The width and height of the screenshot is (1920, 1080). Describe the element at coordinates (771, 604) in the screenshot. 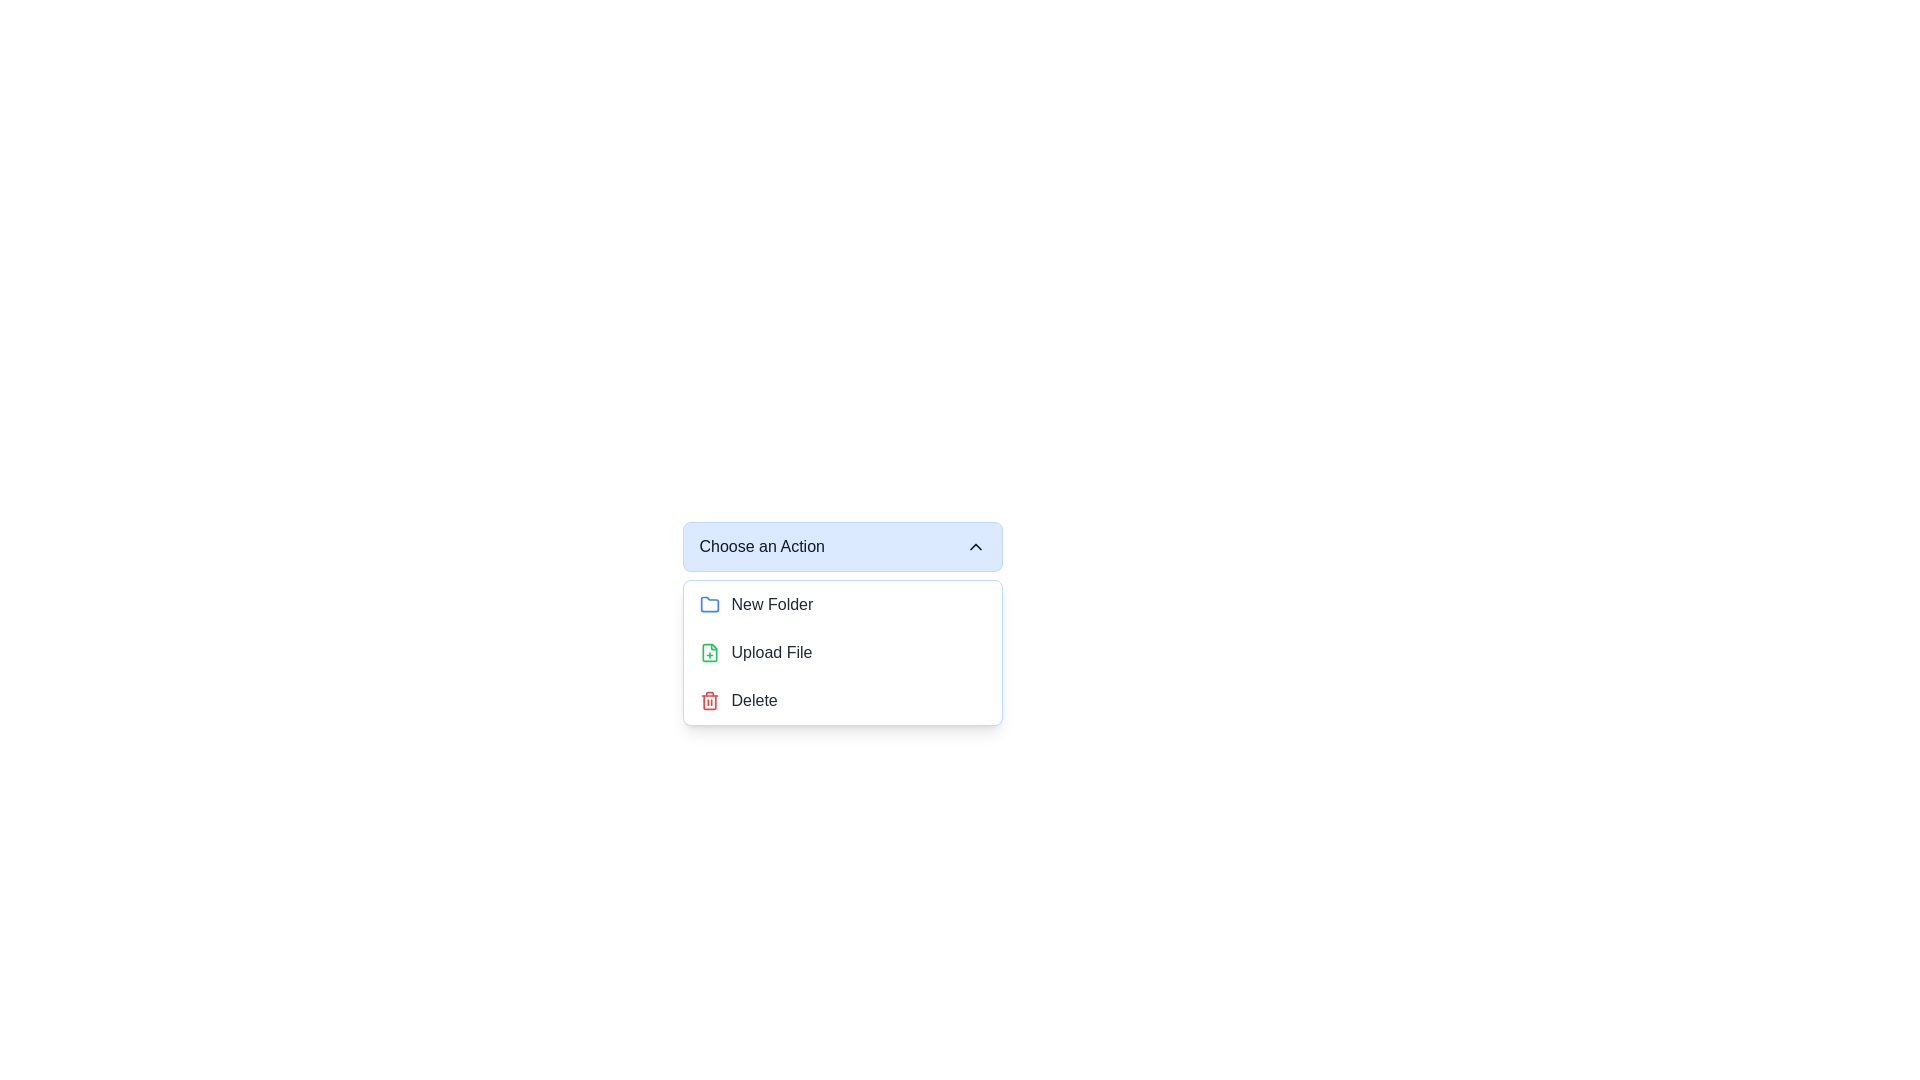

I see `the 'New Folder' text label, which is a gray medium-sized font label located next to a blue folder icon in a dropdown menu` at that location.